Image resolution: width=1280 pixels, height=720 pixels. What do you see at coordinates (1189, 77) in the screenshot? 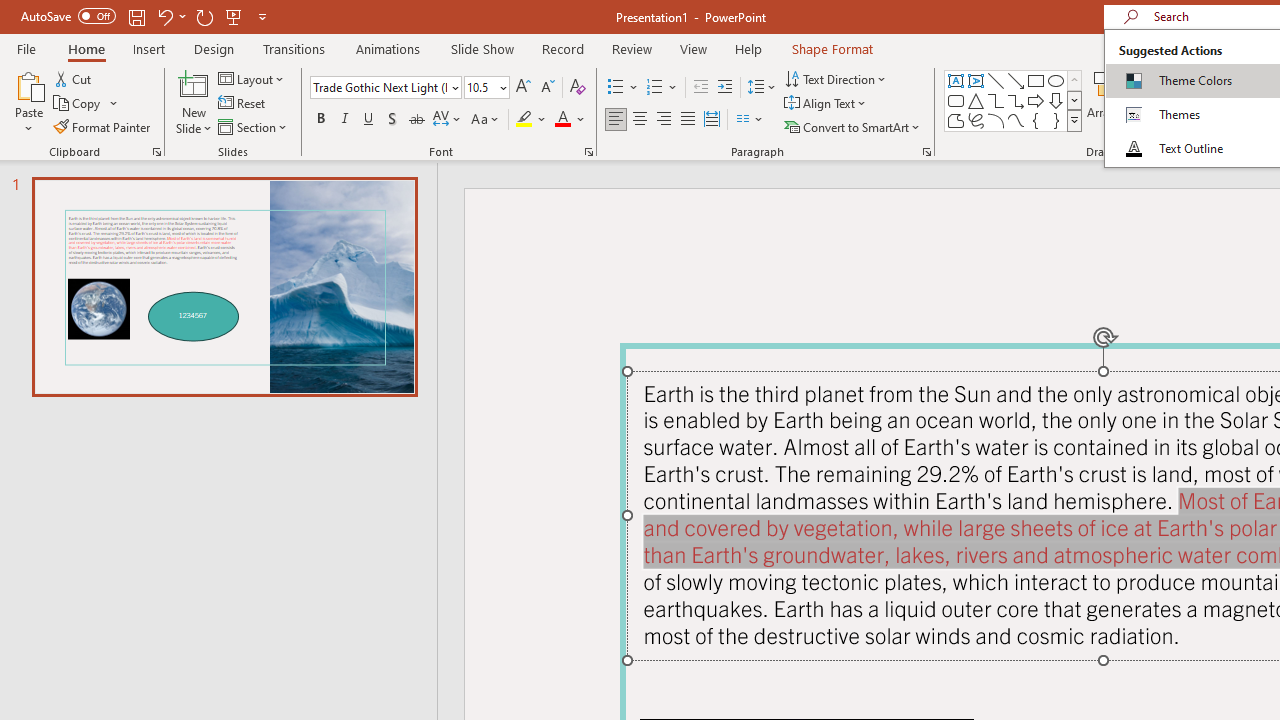
I see `'Shape Fill Aqua, Accent 2'` at bounding box center [1189, 77].